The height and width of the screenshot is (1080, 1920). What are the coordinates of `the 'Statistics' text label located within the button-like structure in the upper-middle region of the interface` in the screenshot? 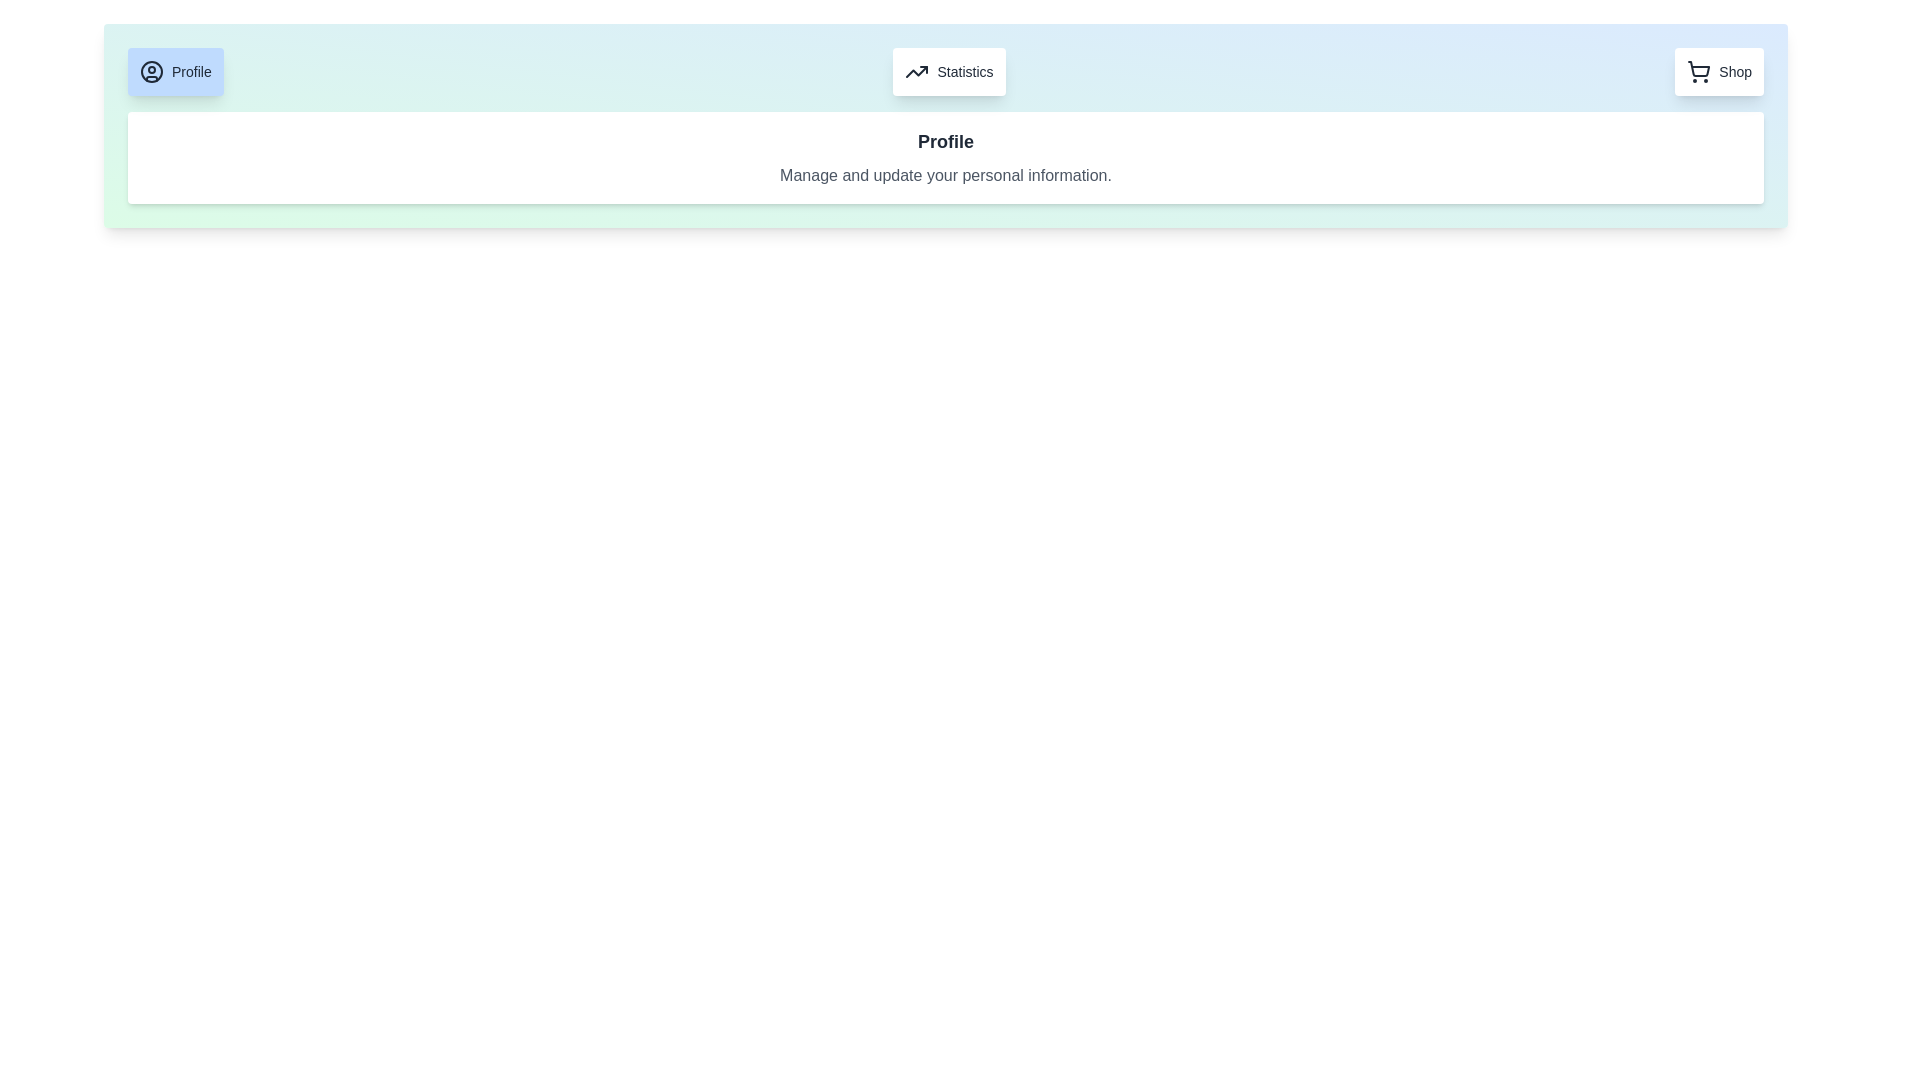 It's located at (965, 71).